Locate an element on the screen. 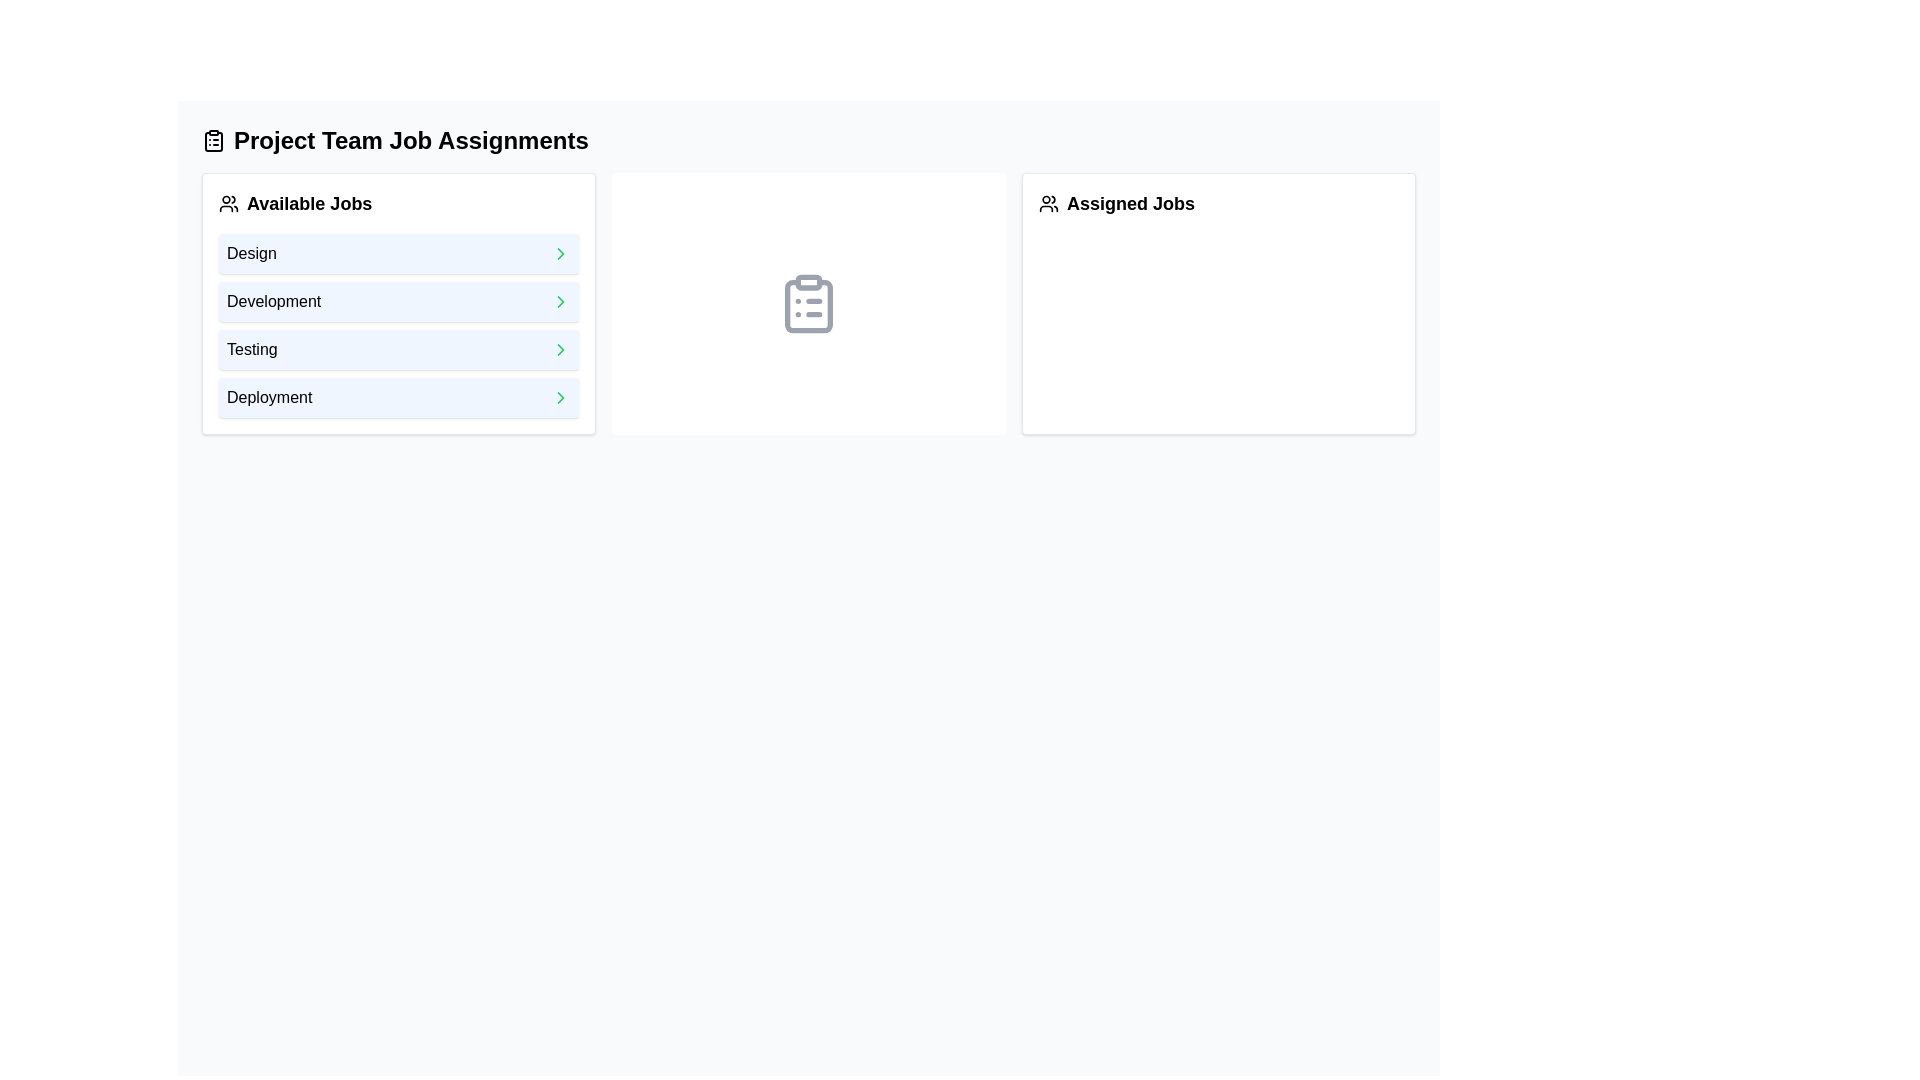 This screenshot has height=1080, width=1920. the chevron icon at the end of the 'Development' row in the 'Available Jobs' list is located at coordinates (560, 301).